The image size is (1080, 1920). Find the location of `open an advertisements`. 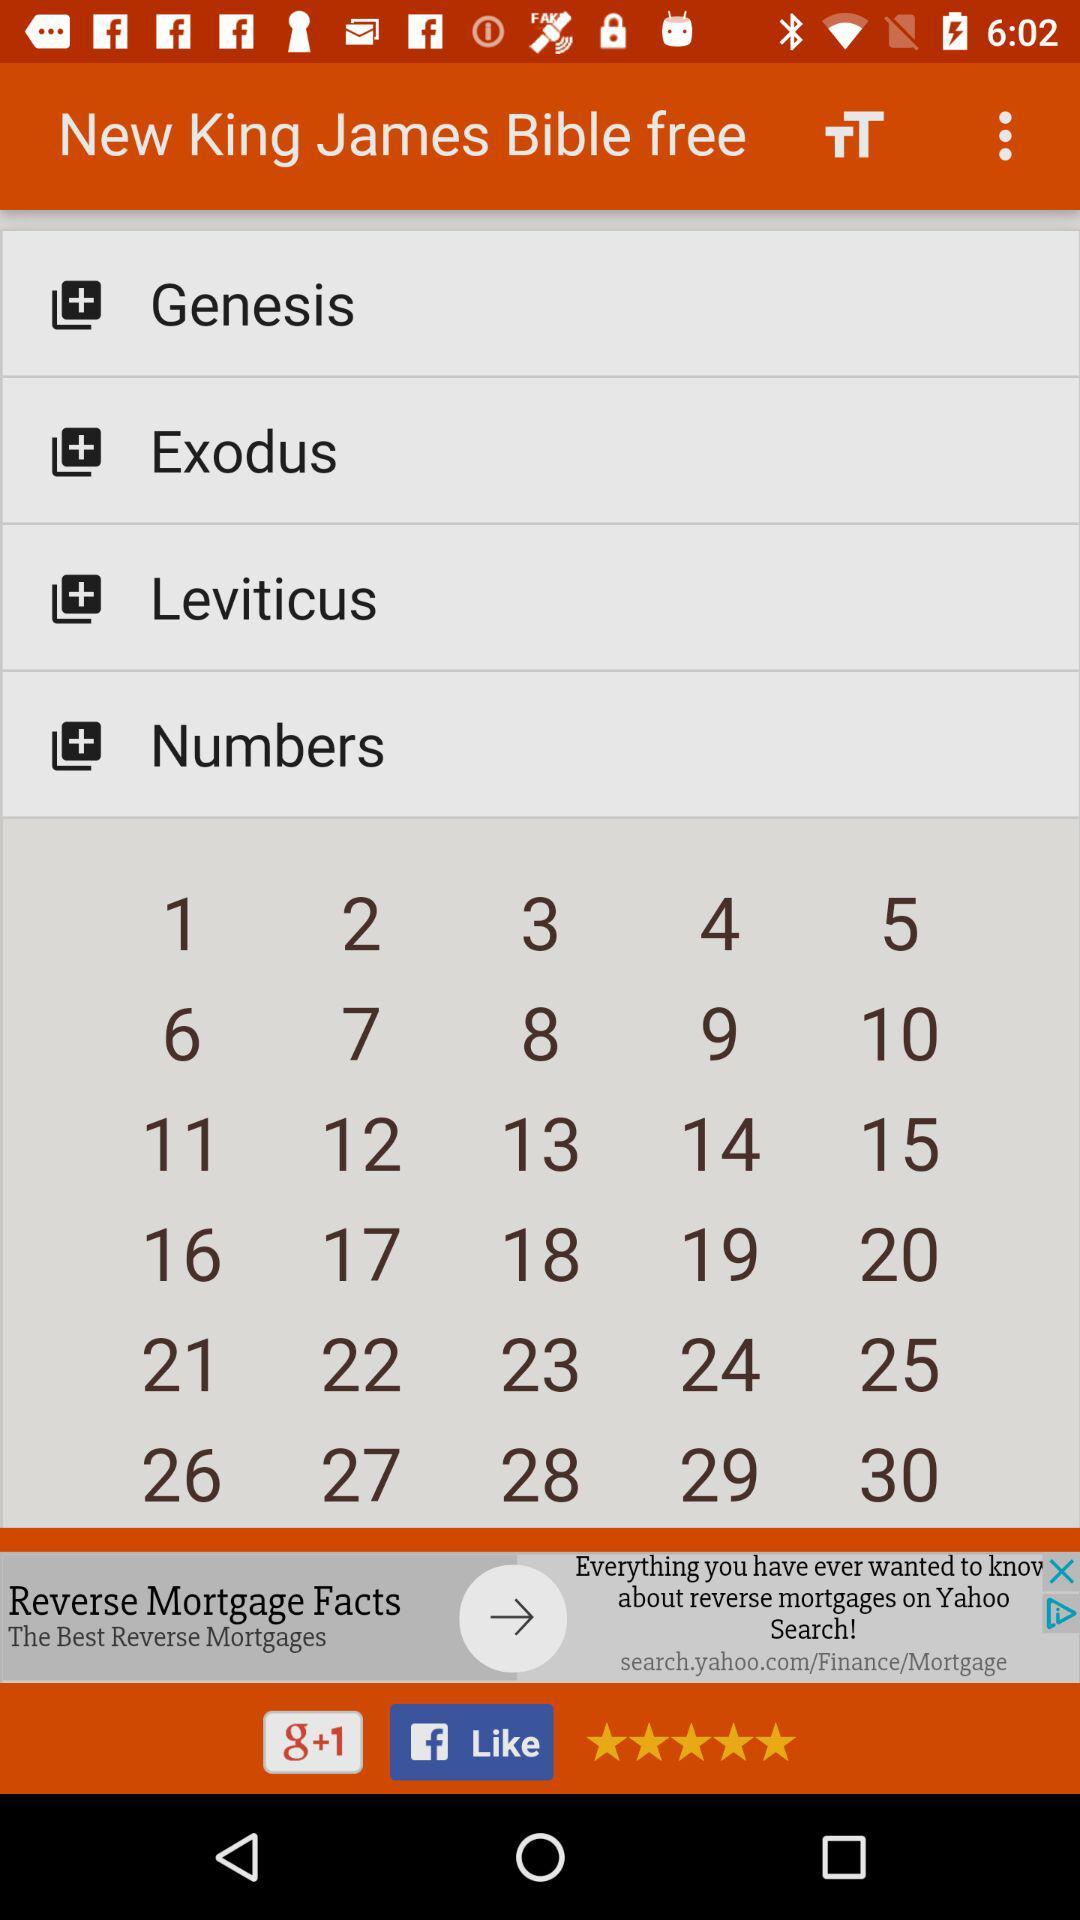

open an advertisements is located at coordinates (683, 1740).